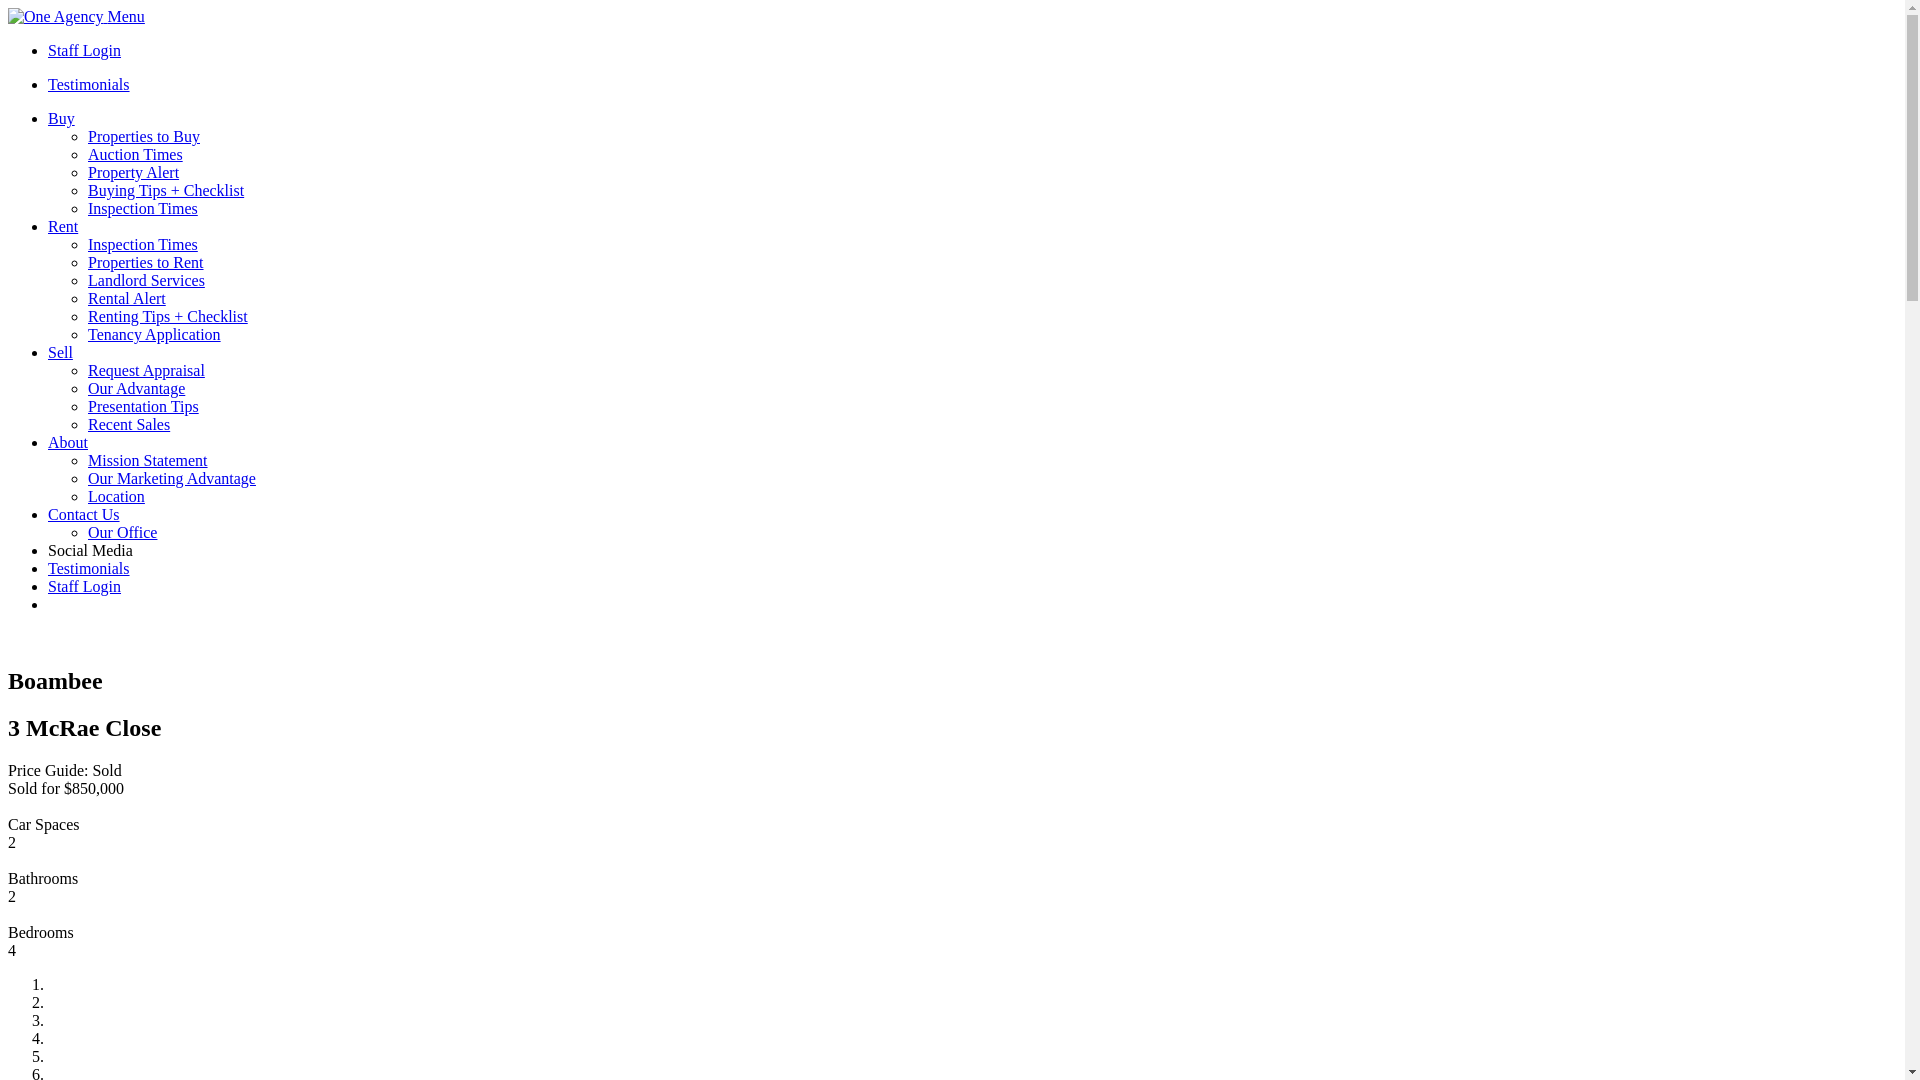 The image size is (1920, 1080). I want to click on 'Presentation Tips', so click(86, 405).